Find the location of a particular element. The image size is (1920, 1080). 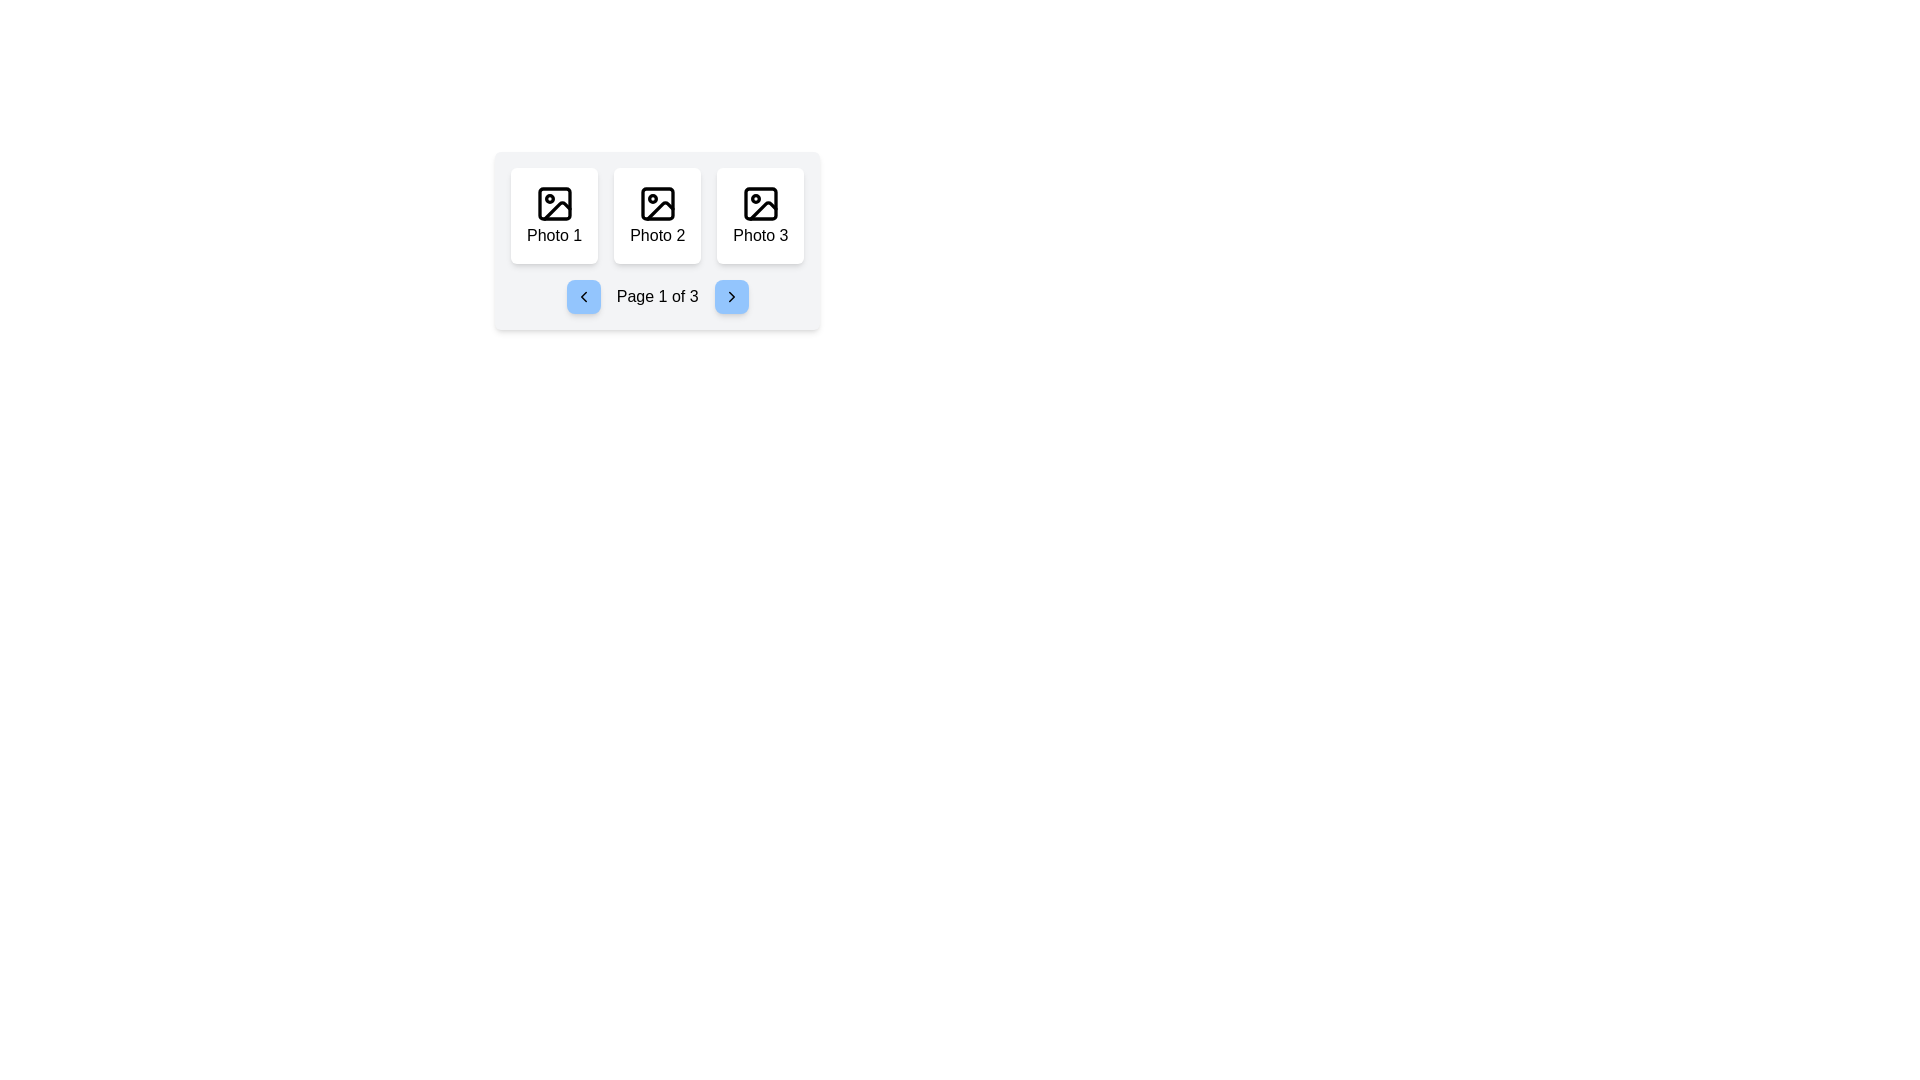

the Text Display element that shows 'Page 1 of 3', located below the photo grid and between two arrow buttons is located at coordinates (657, 297).